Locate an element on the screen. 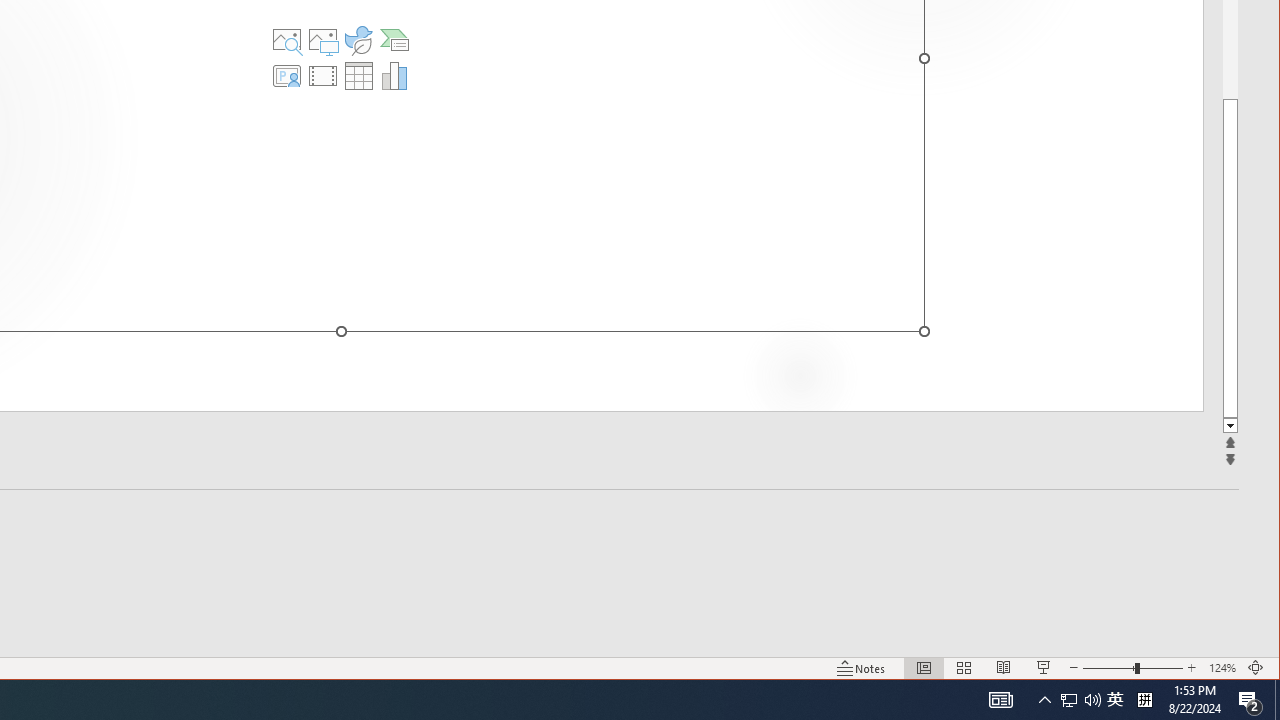 The height and width of the screenshot is (720, 1280). 'Insert Chart' is located at coordinates (394, 74).